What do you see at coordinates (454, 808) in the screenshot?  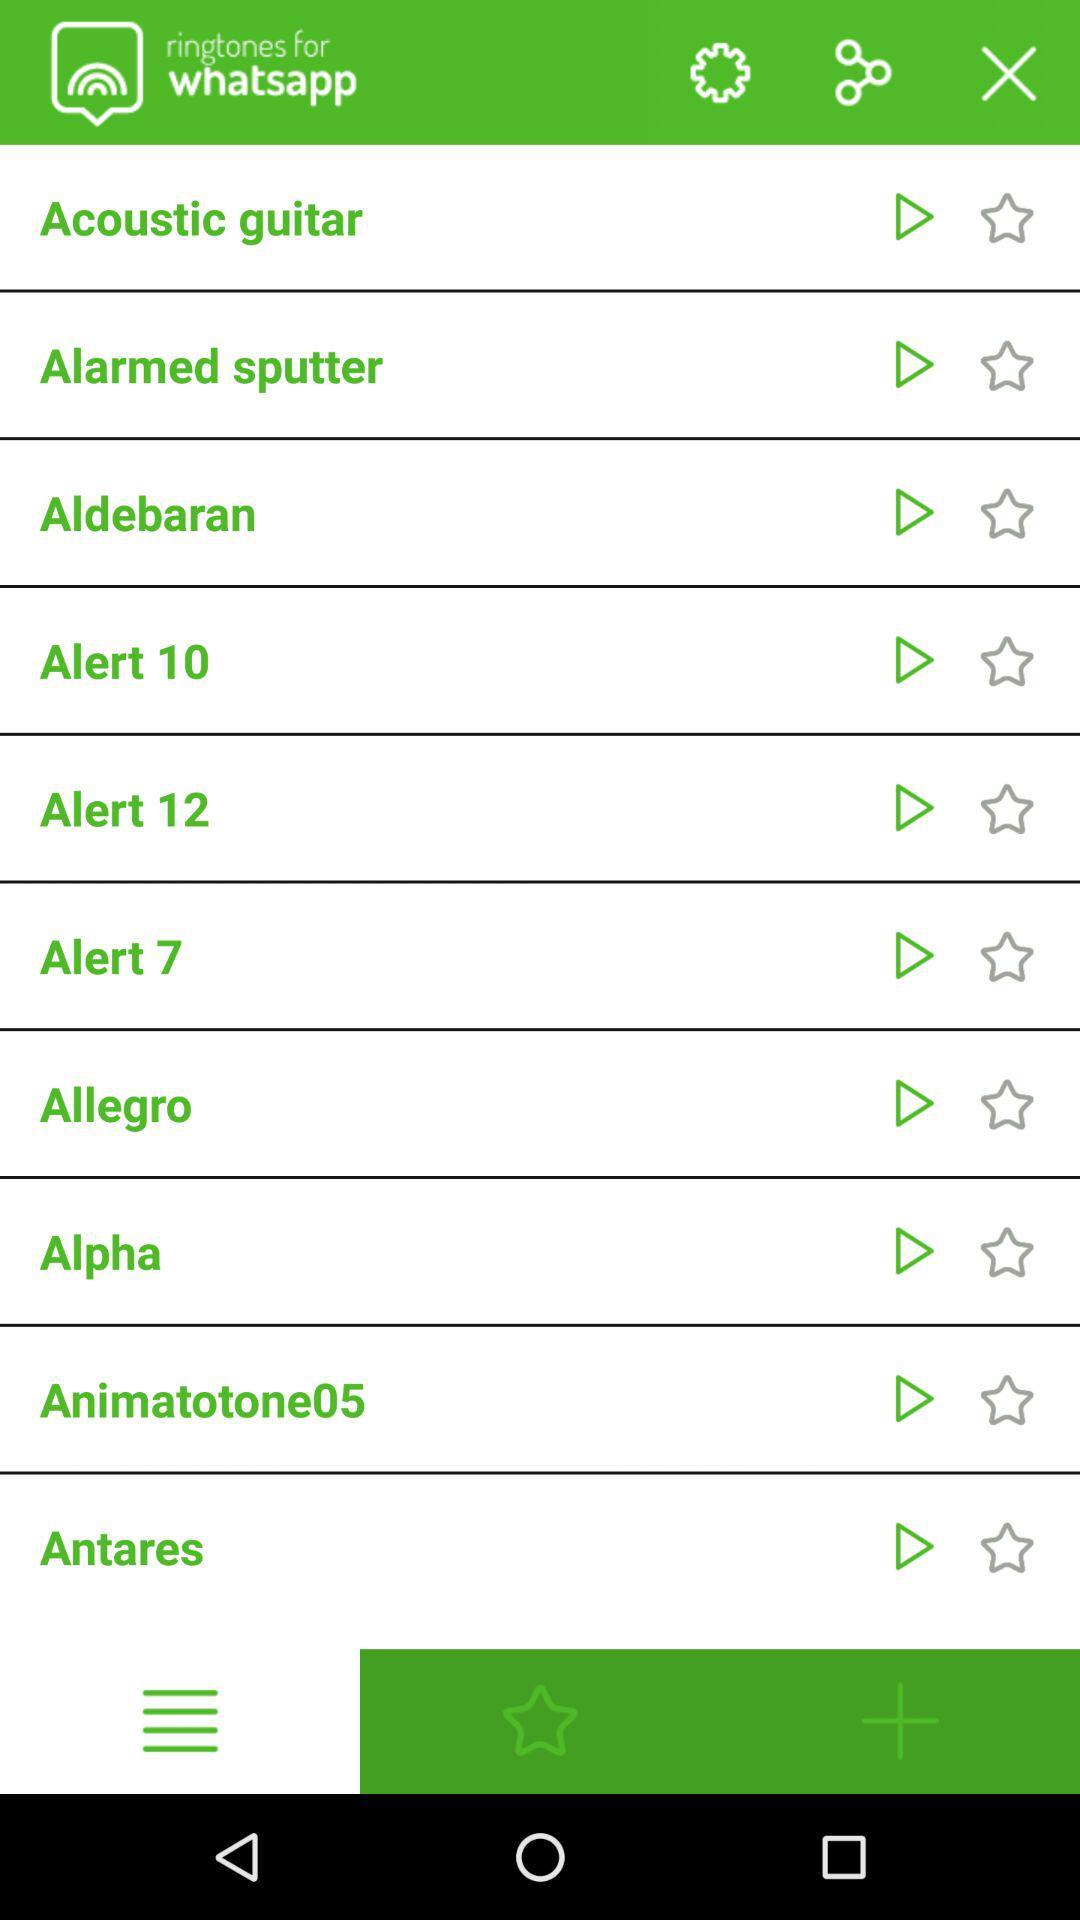 I see `the alert 12 app` at bounding box center [454, 808].